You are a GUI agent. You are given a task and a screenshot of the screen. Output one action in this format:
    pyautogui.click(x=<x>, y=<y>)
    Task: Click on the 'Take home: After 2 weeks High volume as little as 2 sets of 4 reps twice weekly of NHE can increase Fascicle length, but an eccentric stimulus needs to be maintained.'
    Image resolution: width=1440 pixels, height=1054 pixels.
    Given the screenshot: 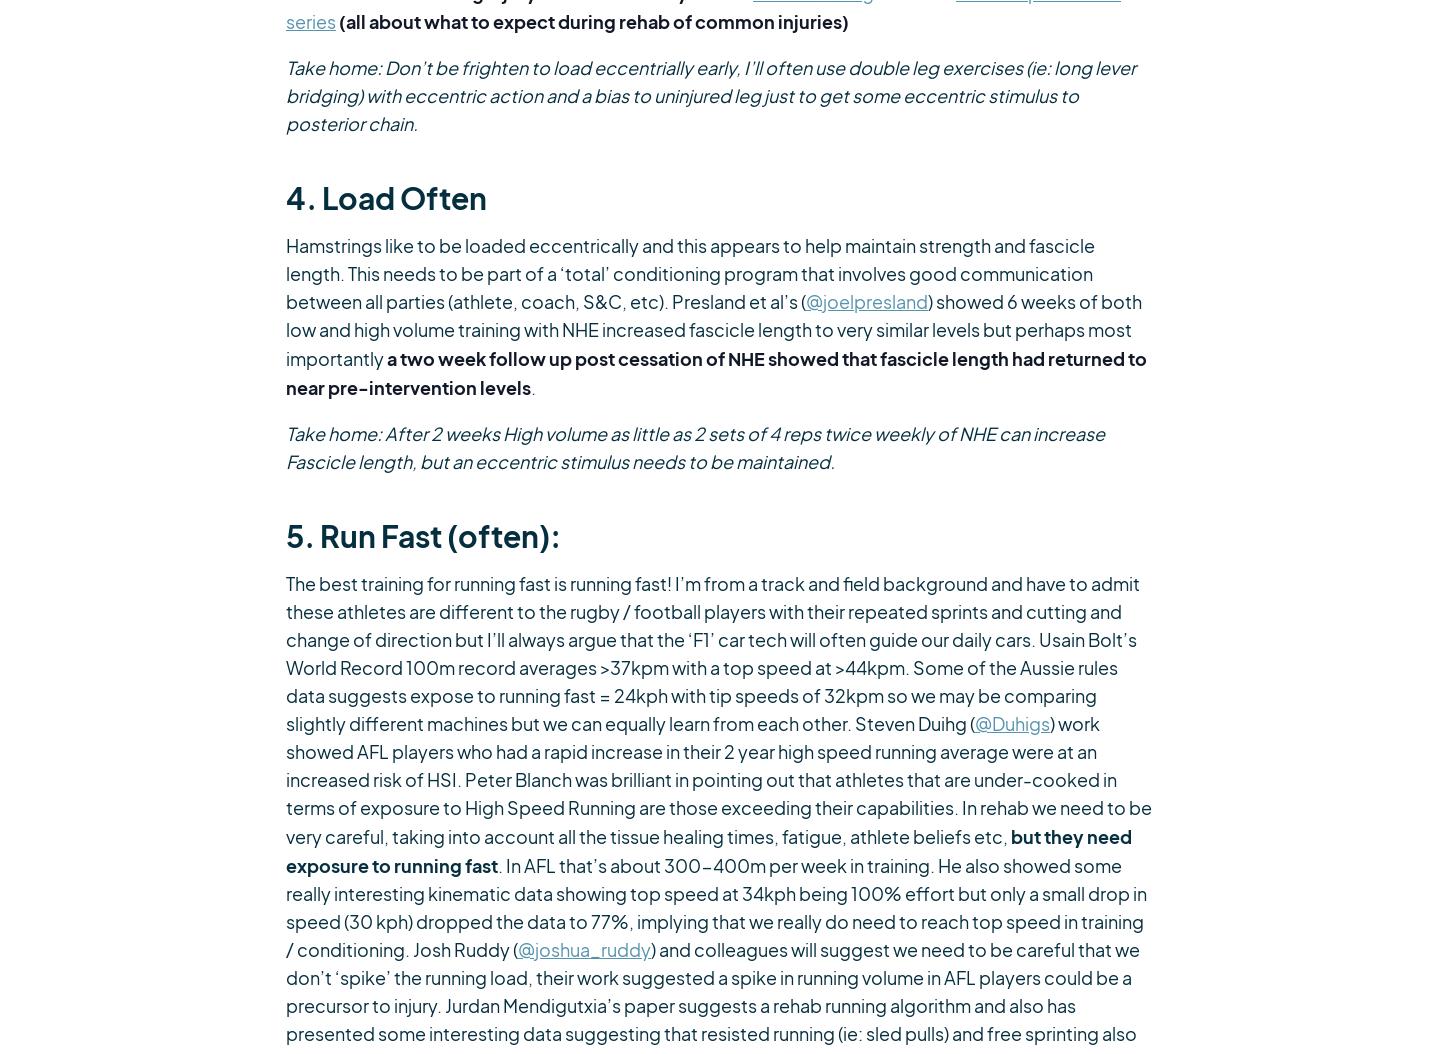 What is the action you would take?
    pyautogui.click(x=695, y=447)
    